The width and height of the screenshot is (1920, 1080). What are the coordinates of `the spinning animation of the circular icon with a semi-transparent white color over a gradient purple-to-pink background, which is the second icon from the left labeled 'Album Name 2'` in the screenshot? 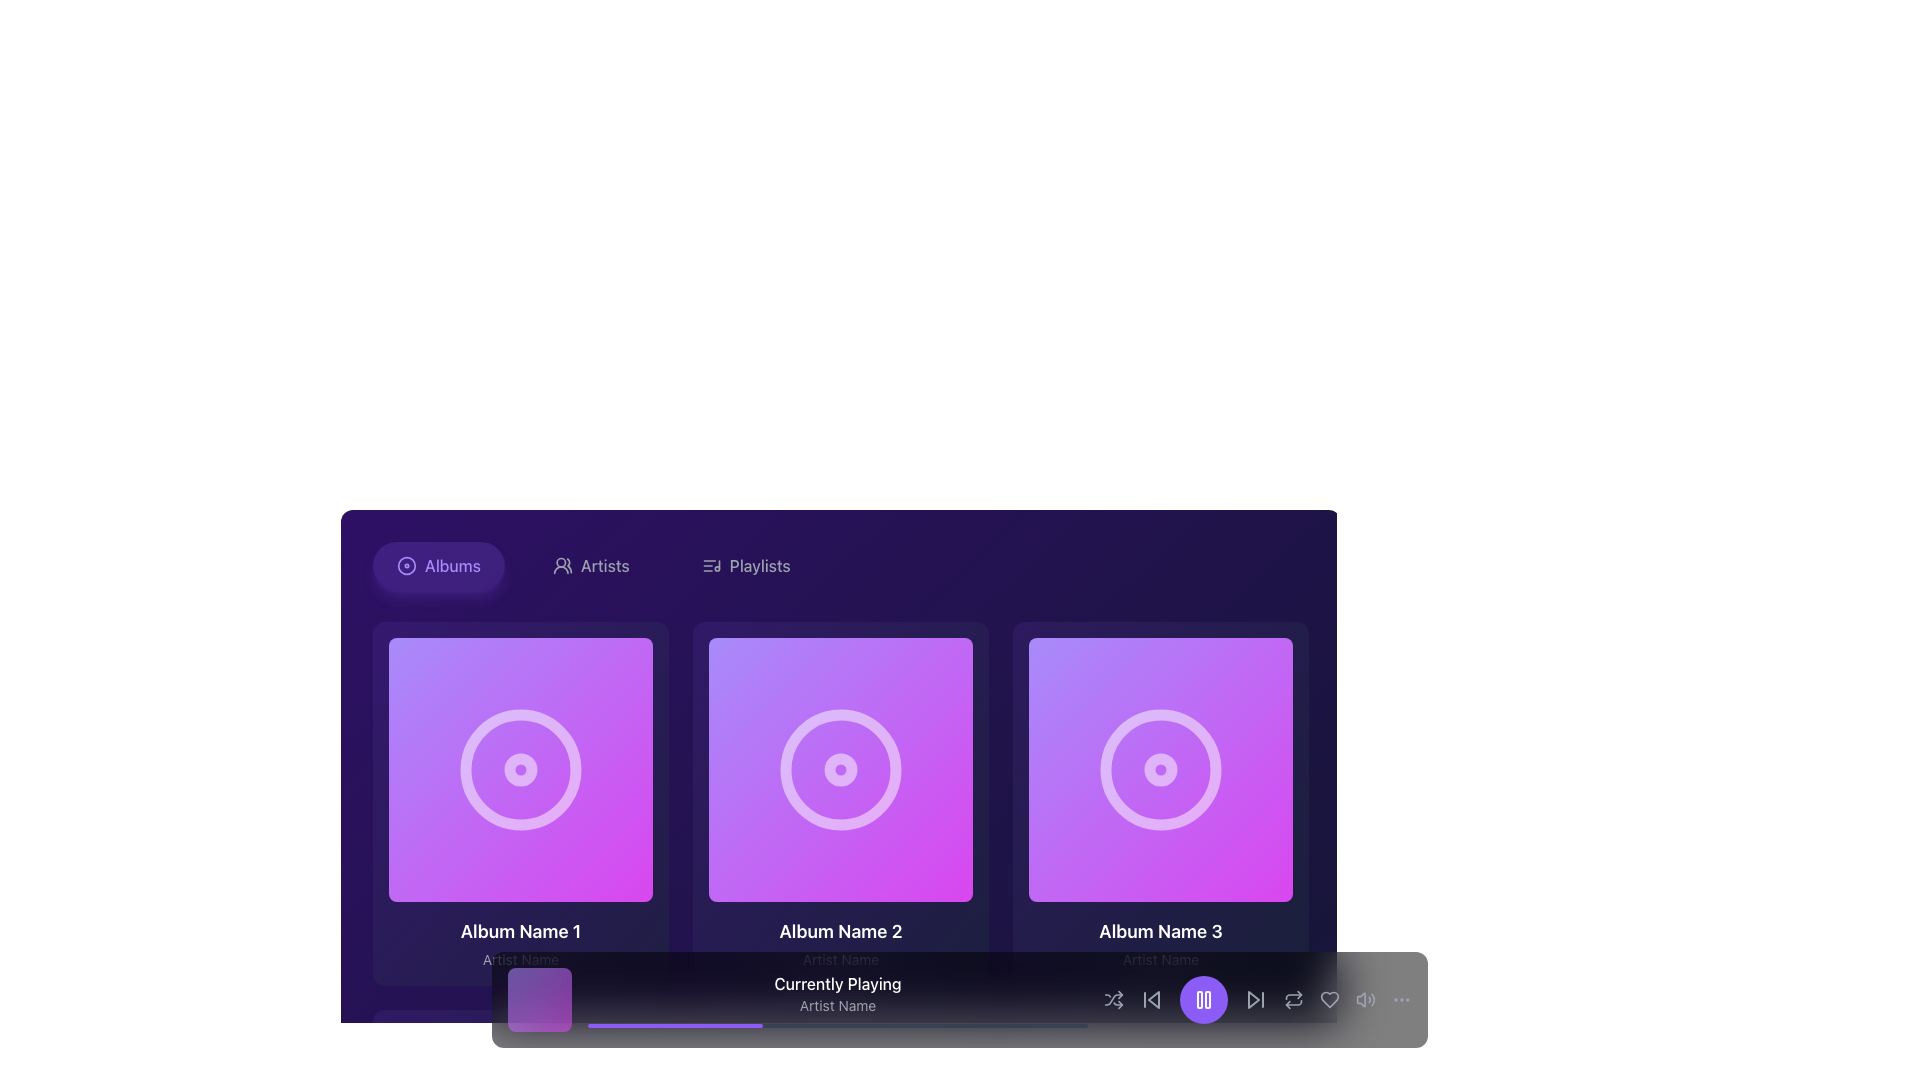 It's located at (840, 769).